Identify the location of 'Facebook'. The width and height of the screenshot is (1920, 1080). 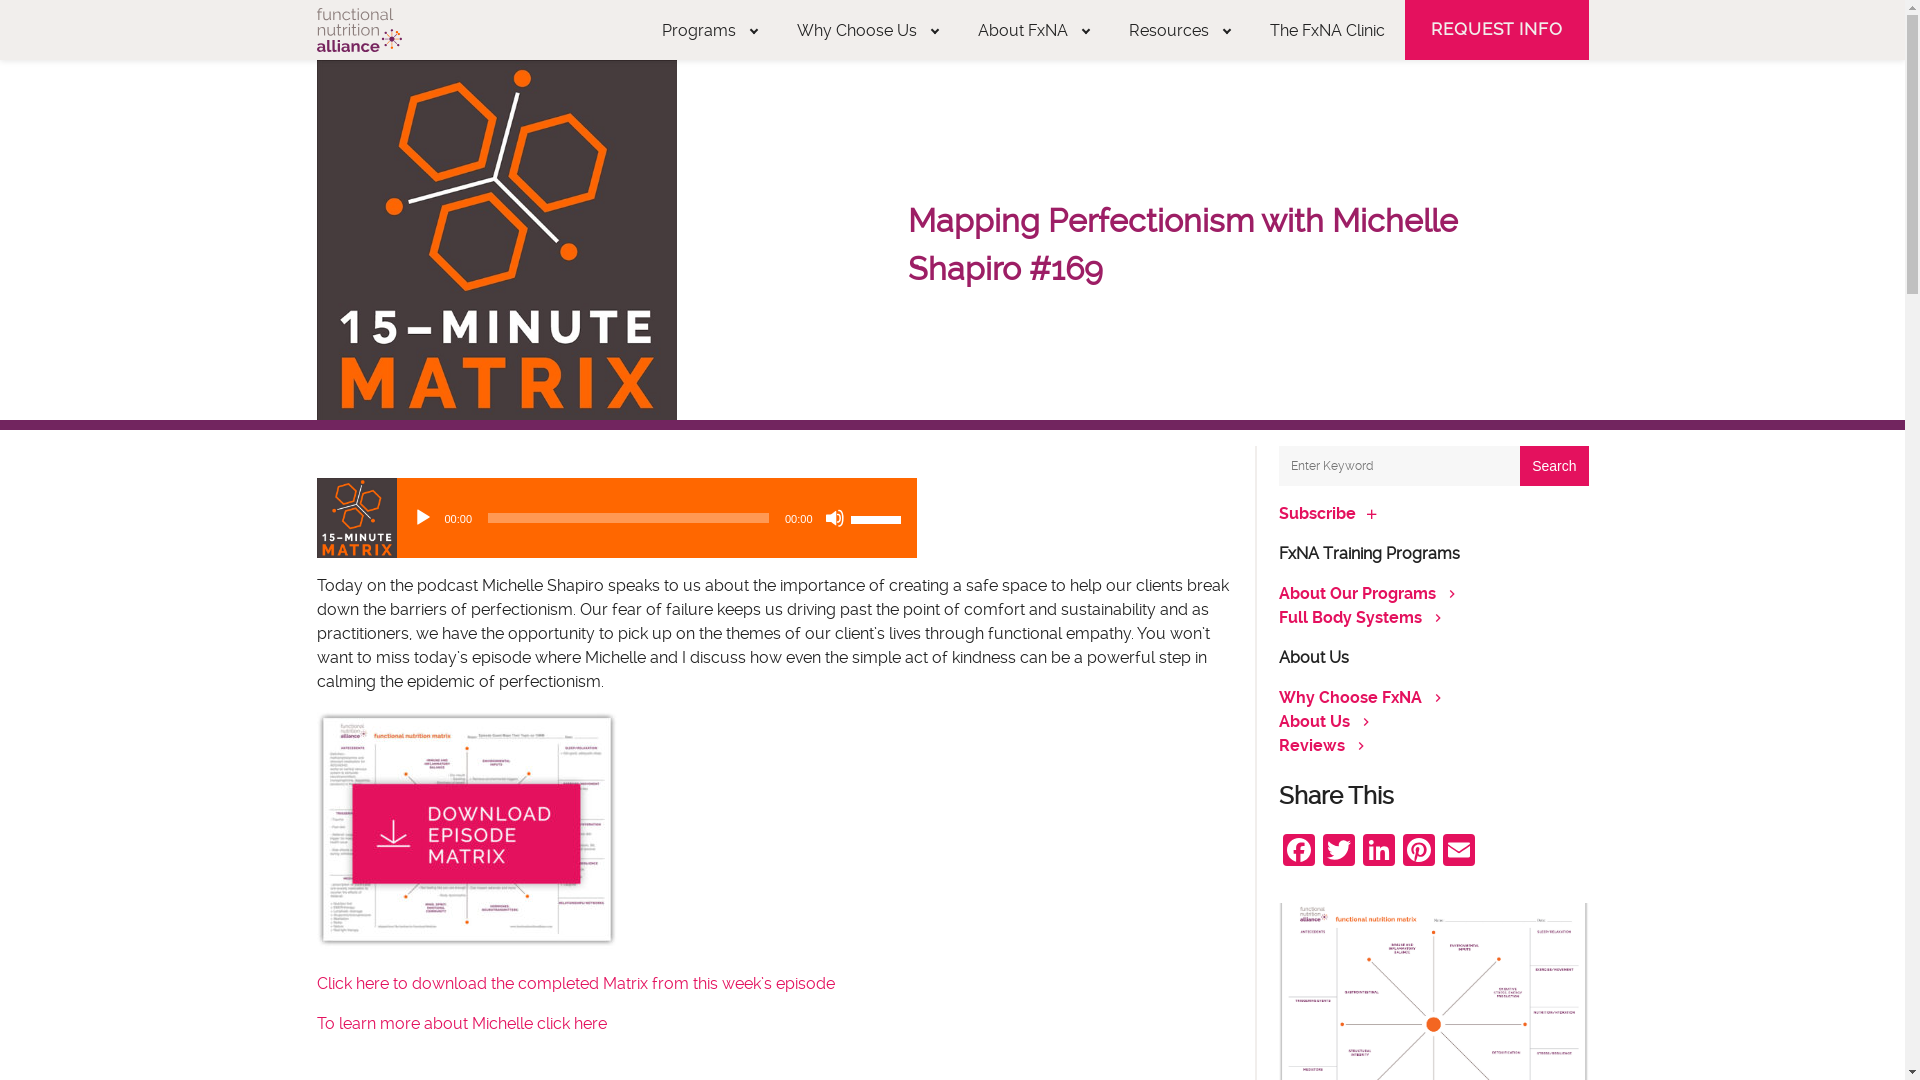
(1297, 852).